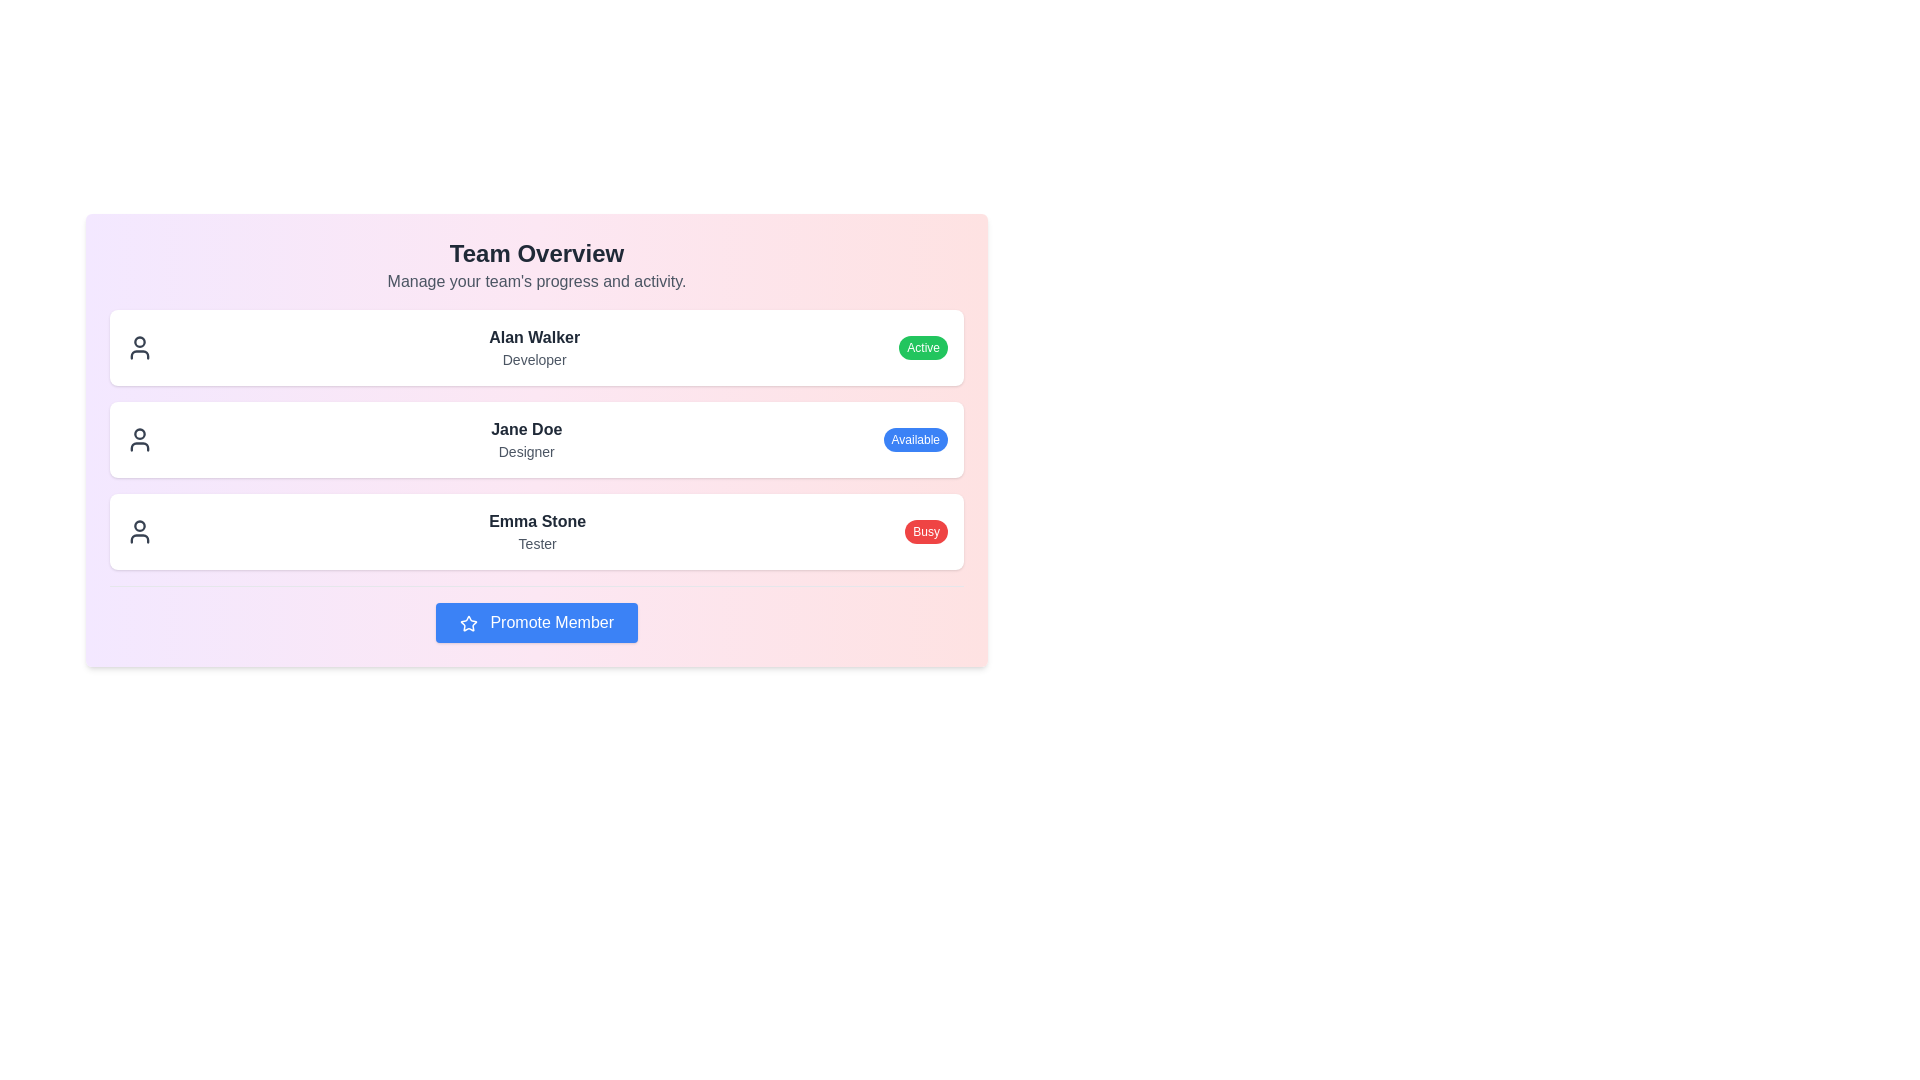 This screenshot has height=1080, width=1920. What do you see at coordinates (138, 531) in the screenshot?
I see `the user profile icon representing 'Emma Stone' in the 'Team Overview' section, located on the left side of the third card, aligned with the text 'Emma Stone' and 'Tester'` at bounding box center [138, 531].